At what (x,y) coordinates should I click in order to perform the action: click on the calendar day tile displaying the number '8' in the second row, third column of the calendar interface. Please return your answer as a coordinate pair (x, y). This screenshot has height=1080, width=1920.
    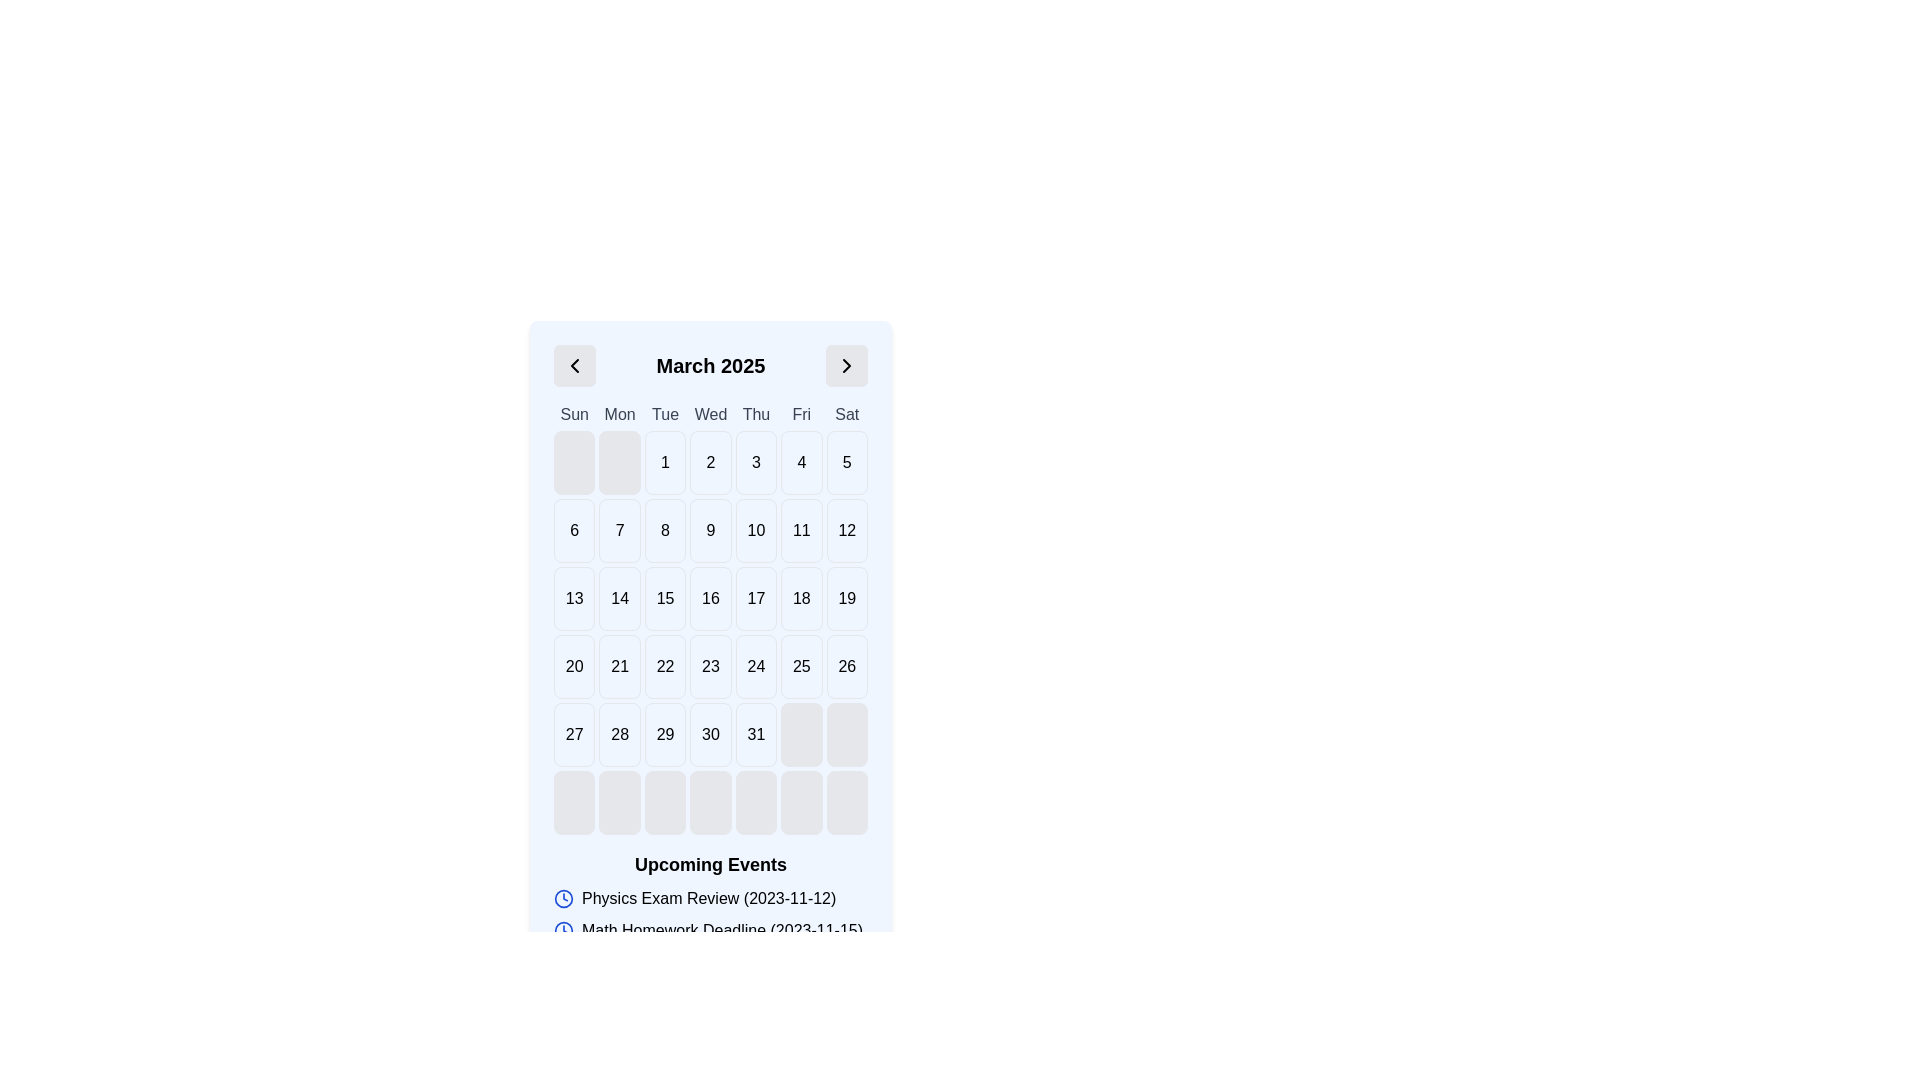
    Looking at the image, I should click on (665, 530).